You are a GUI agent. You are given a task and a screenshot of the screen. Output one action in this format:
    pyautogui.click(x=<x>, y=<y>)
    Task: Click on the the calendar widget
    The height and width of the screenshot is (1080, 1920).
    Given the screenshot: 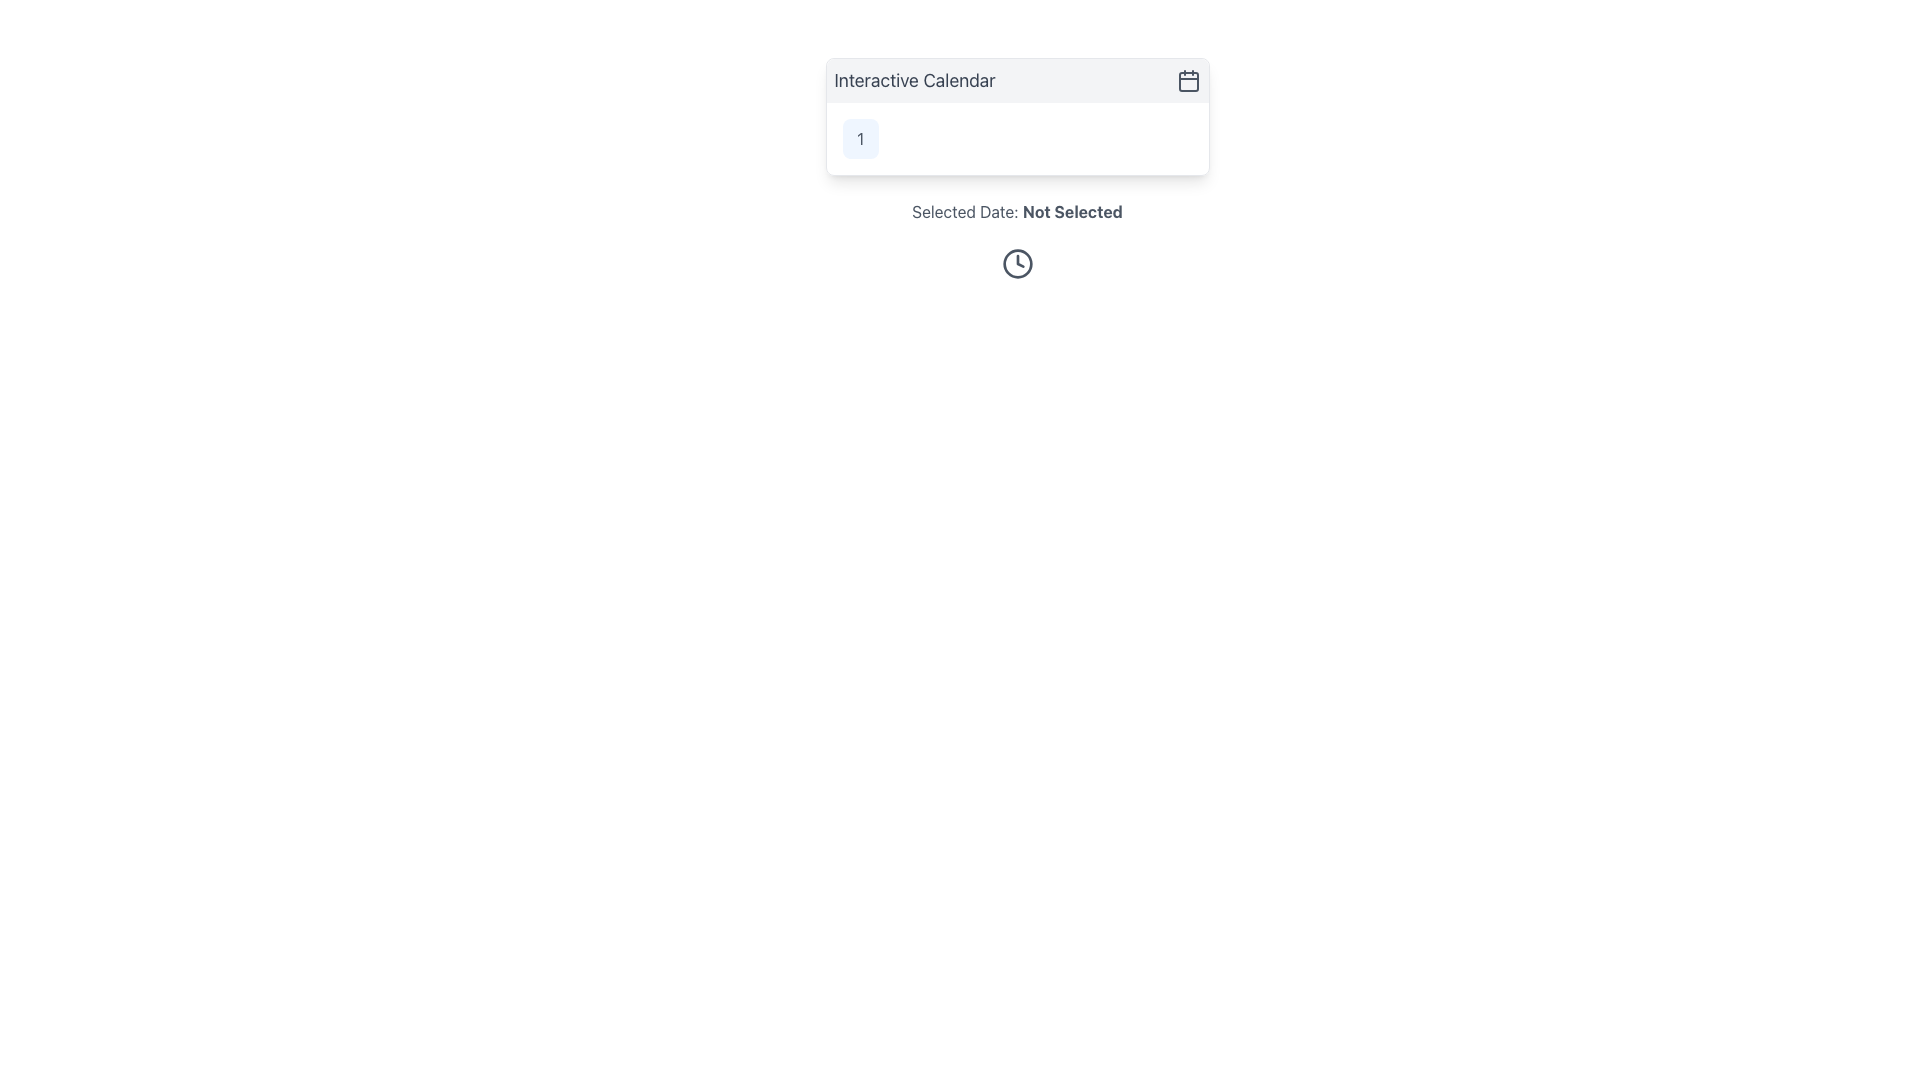 What is the action you would take?
    pyautogui.click(x=1017, y=116)
    